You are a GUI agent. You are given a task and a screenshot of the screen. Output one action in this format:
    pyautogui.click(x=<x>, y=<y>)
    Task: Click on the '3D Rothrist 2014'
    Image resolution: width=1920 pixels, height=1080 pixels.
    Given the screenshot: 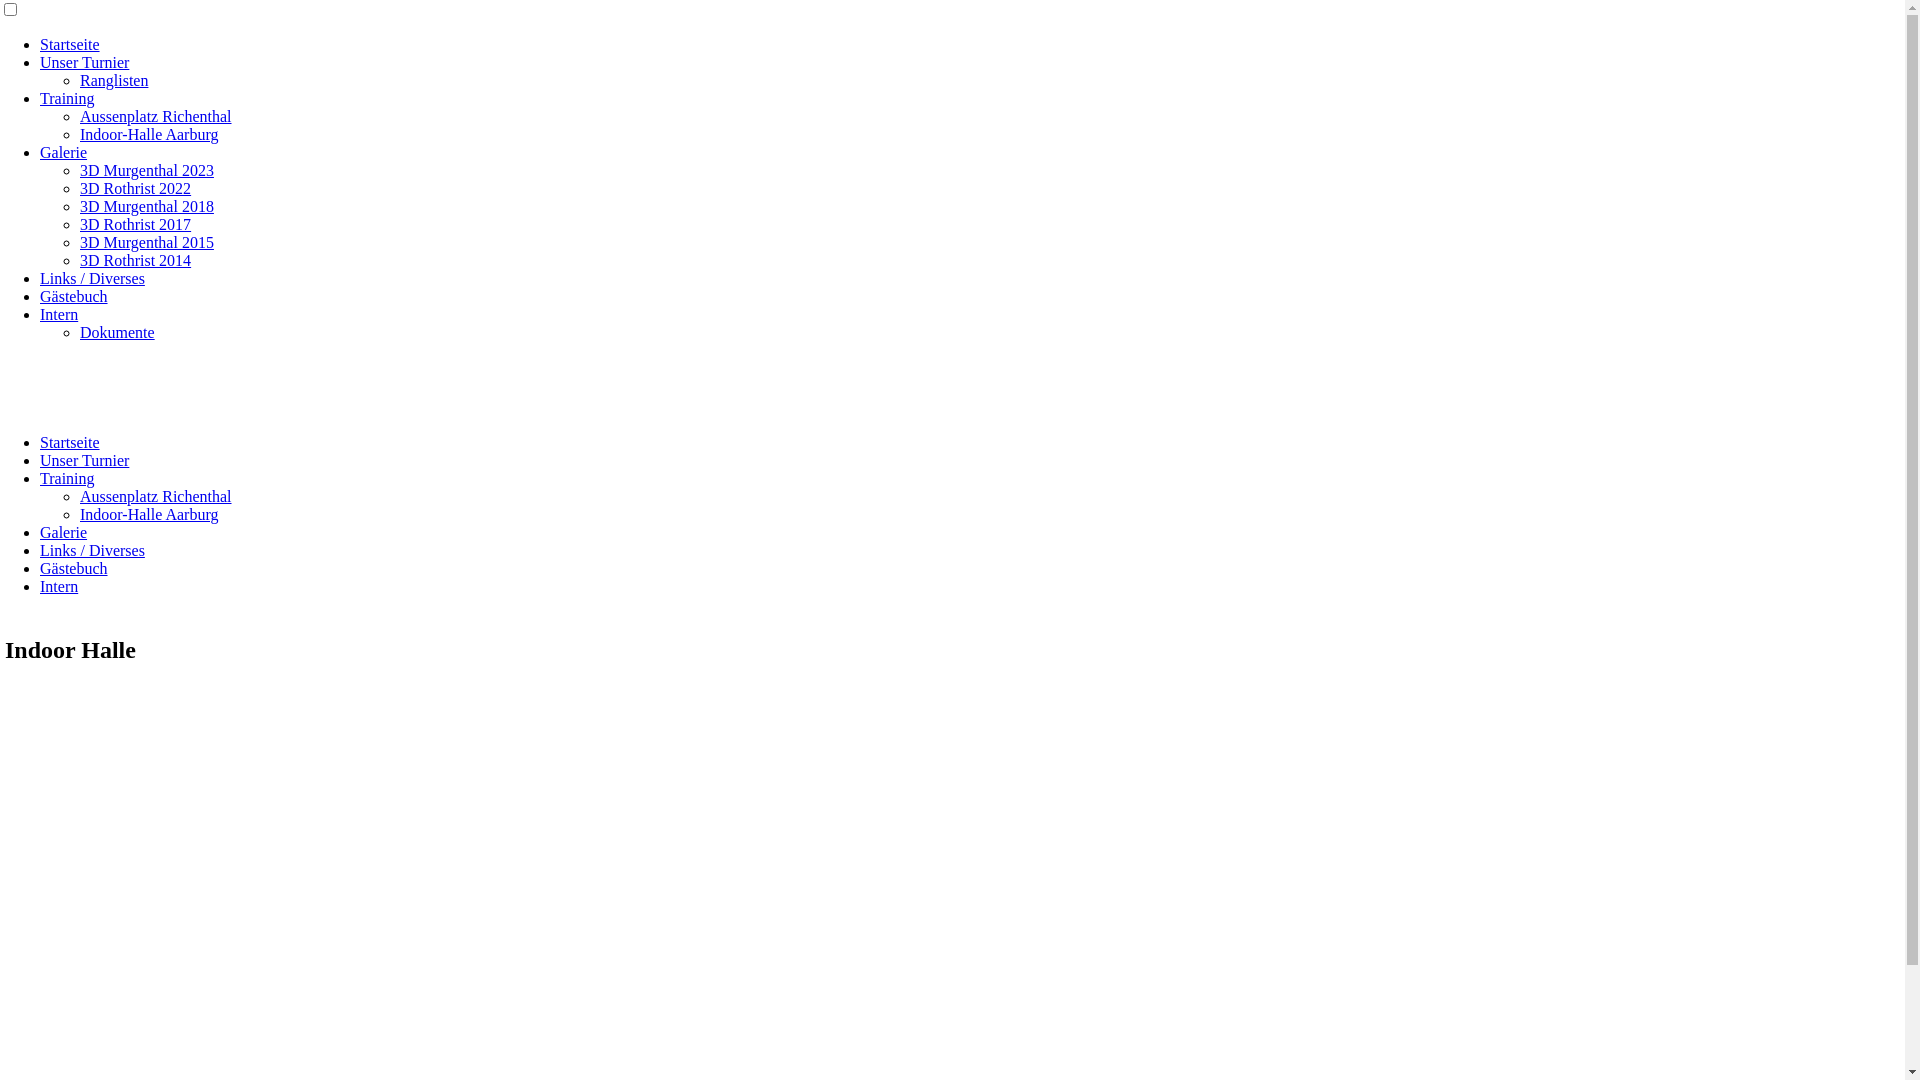 What is the action you would take?
    pyautogui.click(x=80, y=259)
    